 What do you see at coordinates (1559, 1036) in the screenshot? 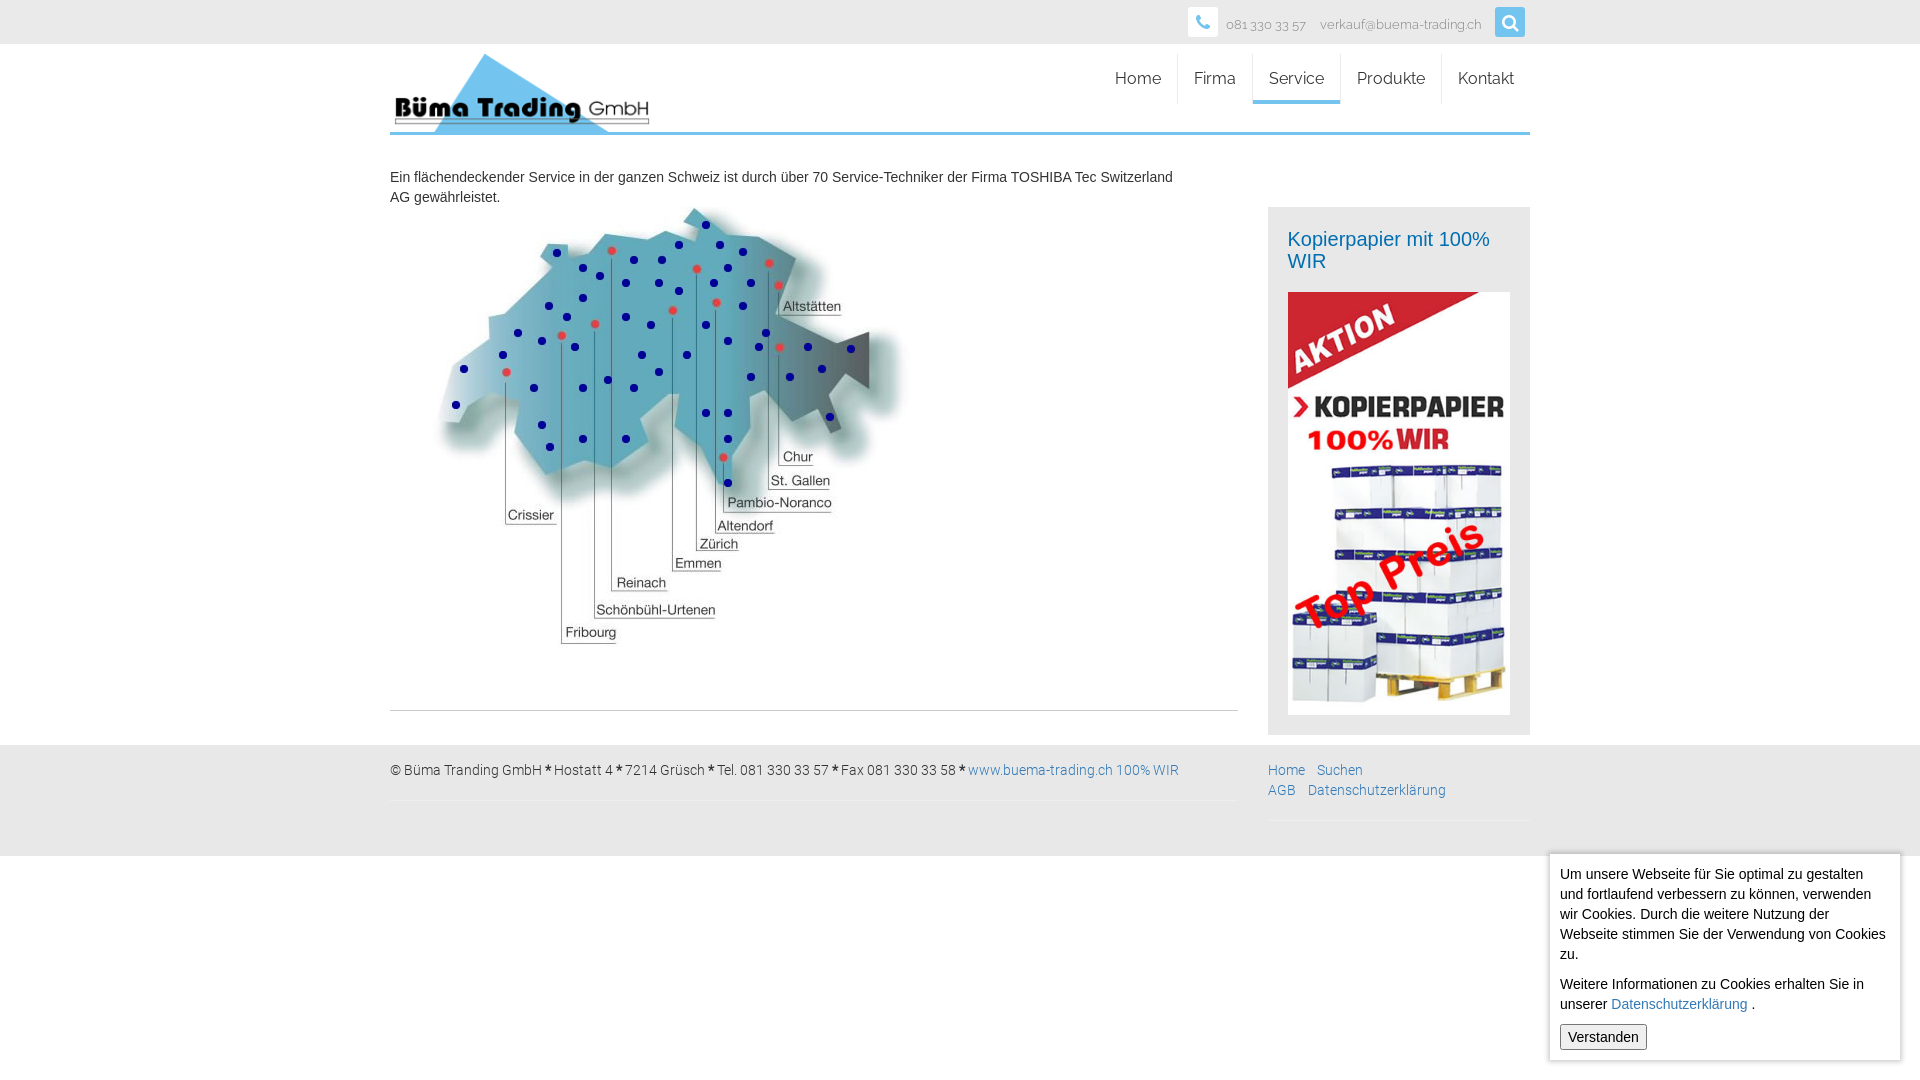
I see `'Verstanden'` at bounding box center [1559, 1036].